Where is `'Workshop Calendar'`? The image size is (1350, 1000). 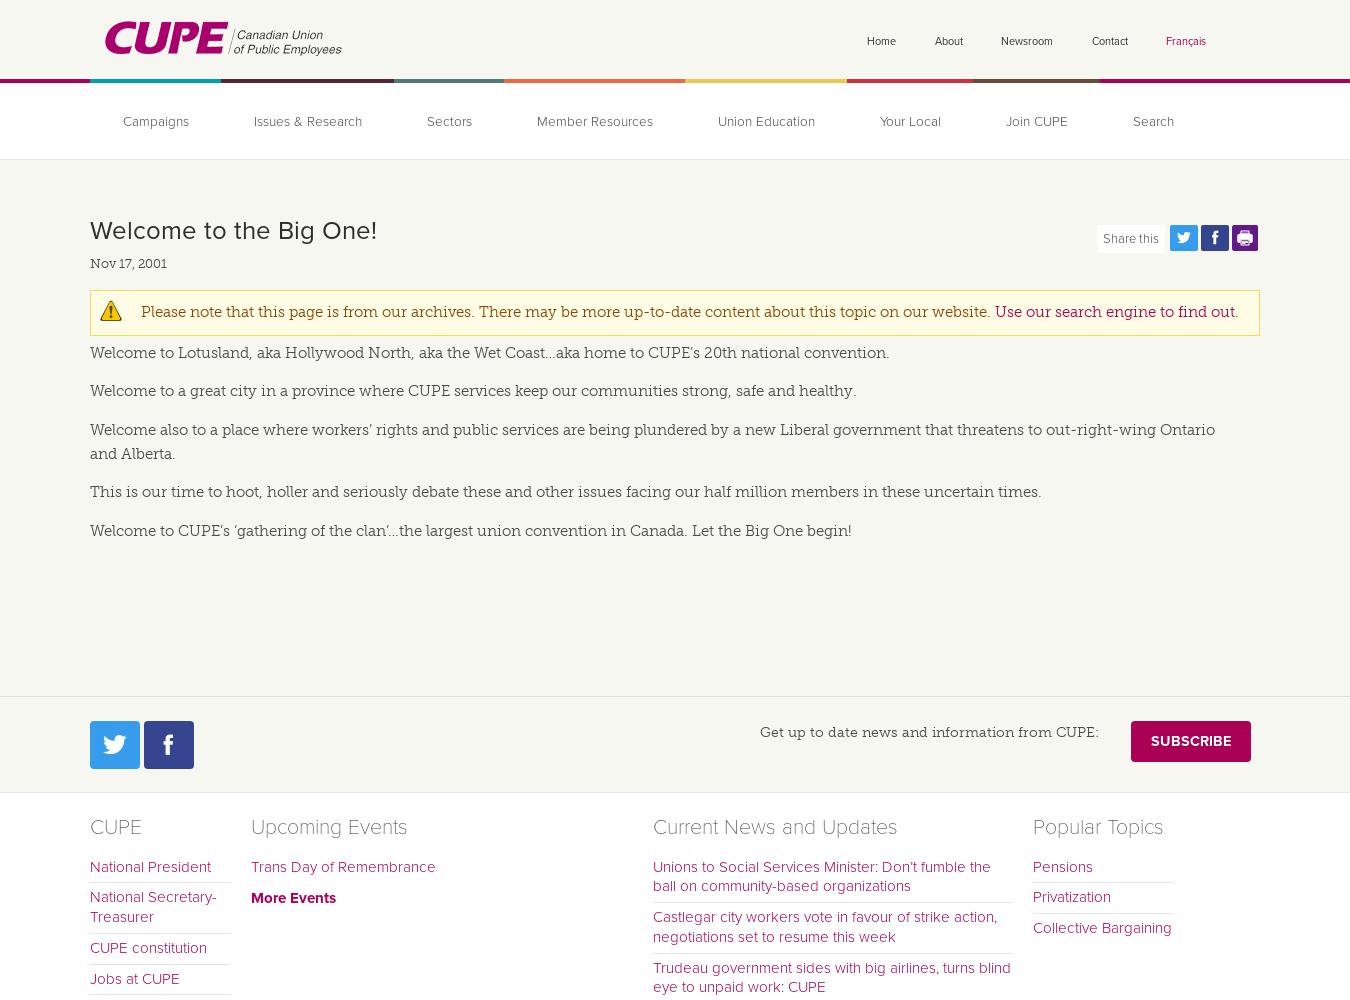
'Workshop Calendar' is located at coordinates (227, 252).